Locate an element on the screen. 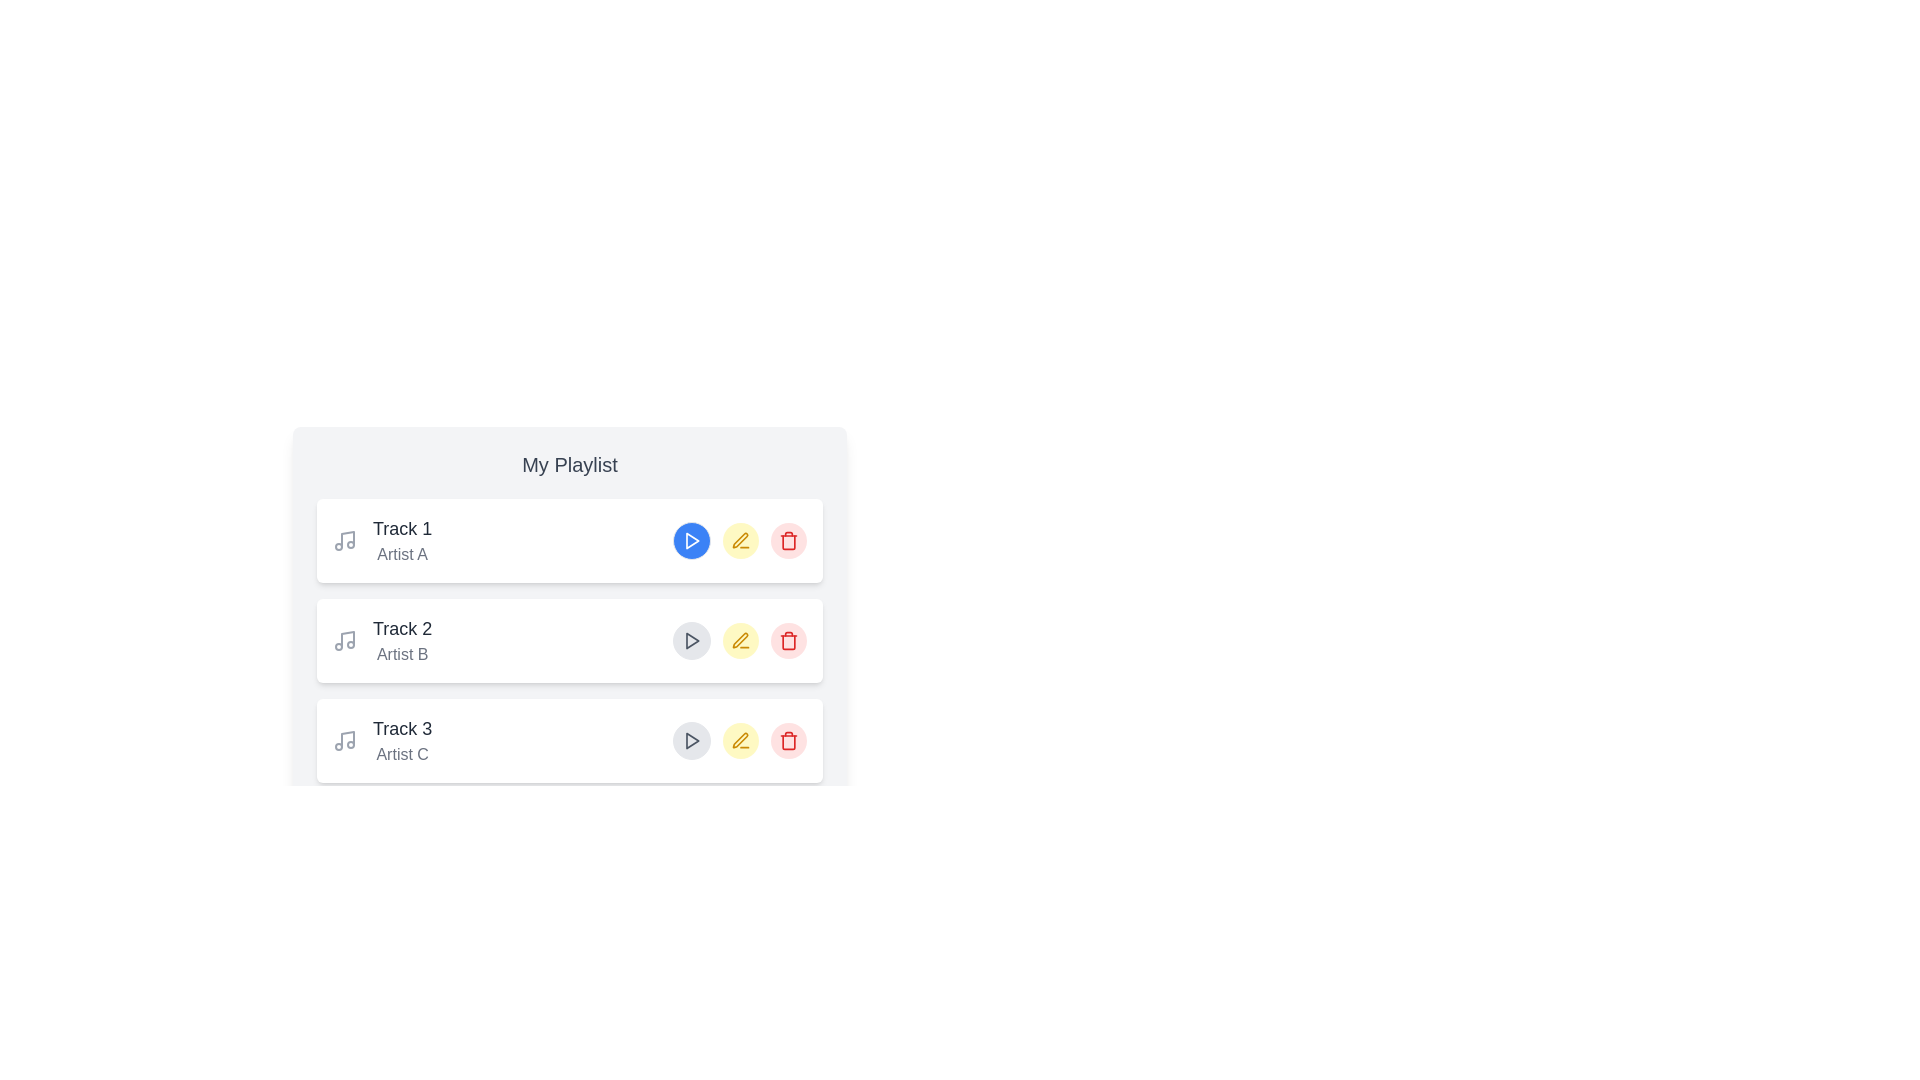 The height and width of the screenshot is (1080, 1920). delete button for the track with title Track 3 is located at coordinates (787, 740).